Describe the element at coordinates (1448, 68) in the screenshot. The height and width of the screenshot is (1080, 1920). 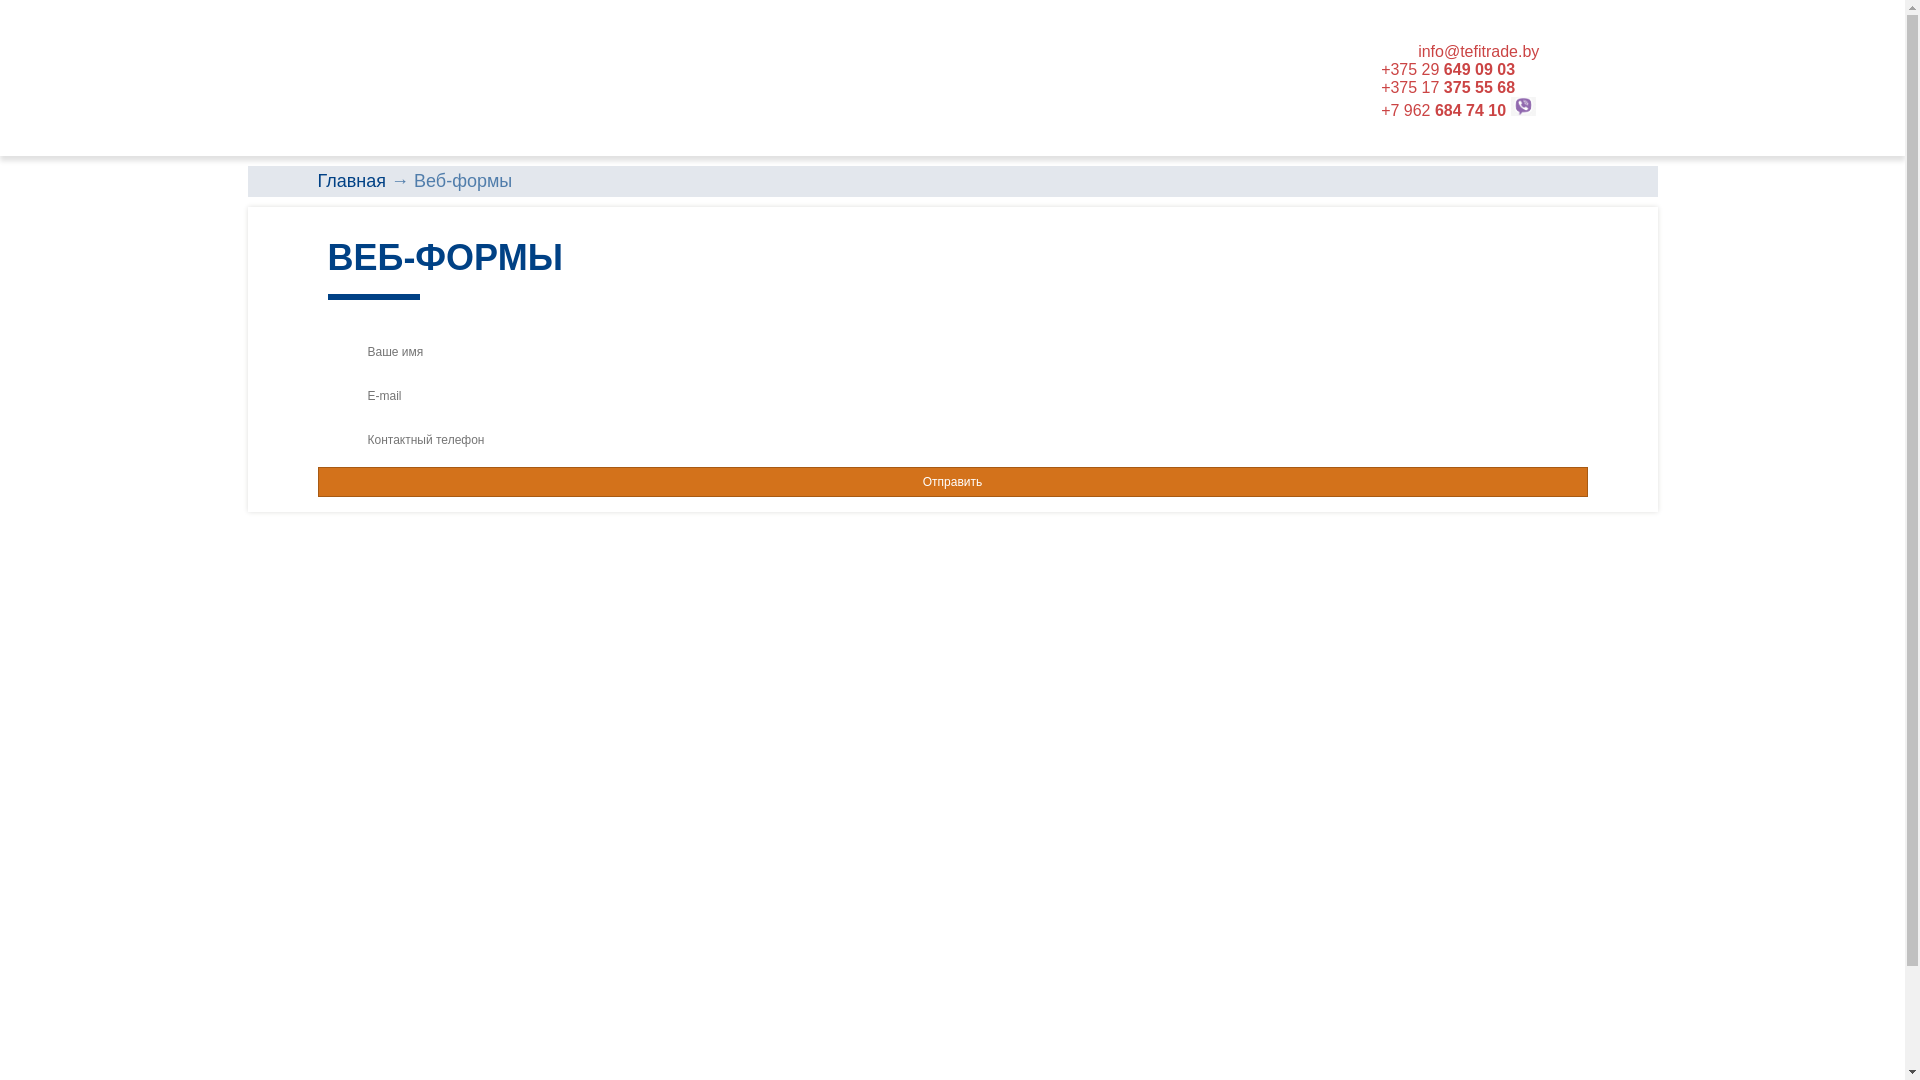
I see `'+375 29 649 09 03'` at that location.